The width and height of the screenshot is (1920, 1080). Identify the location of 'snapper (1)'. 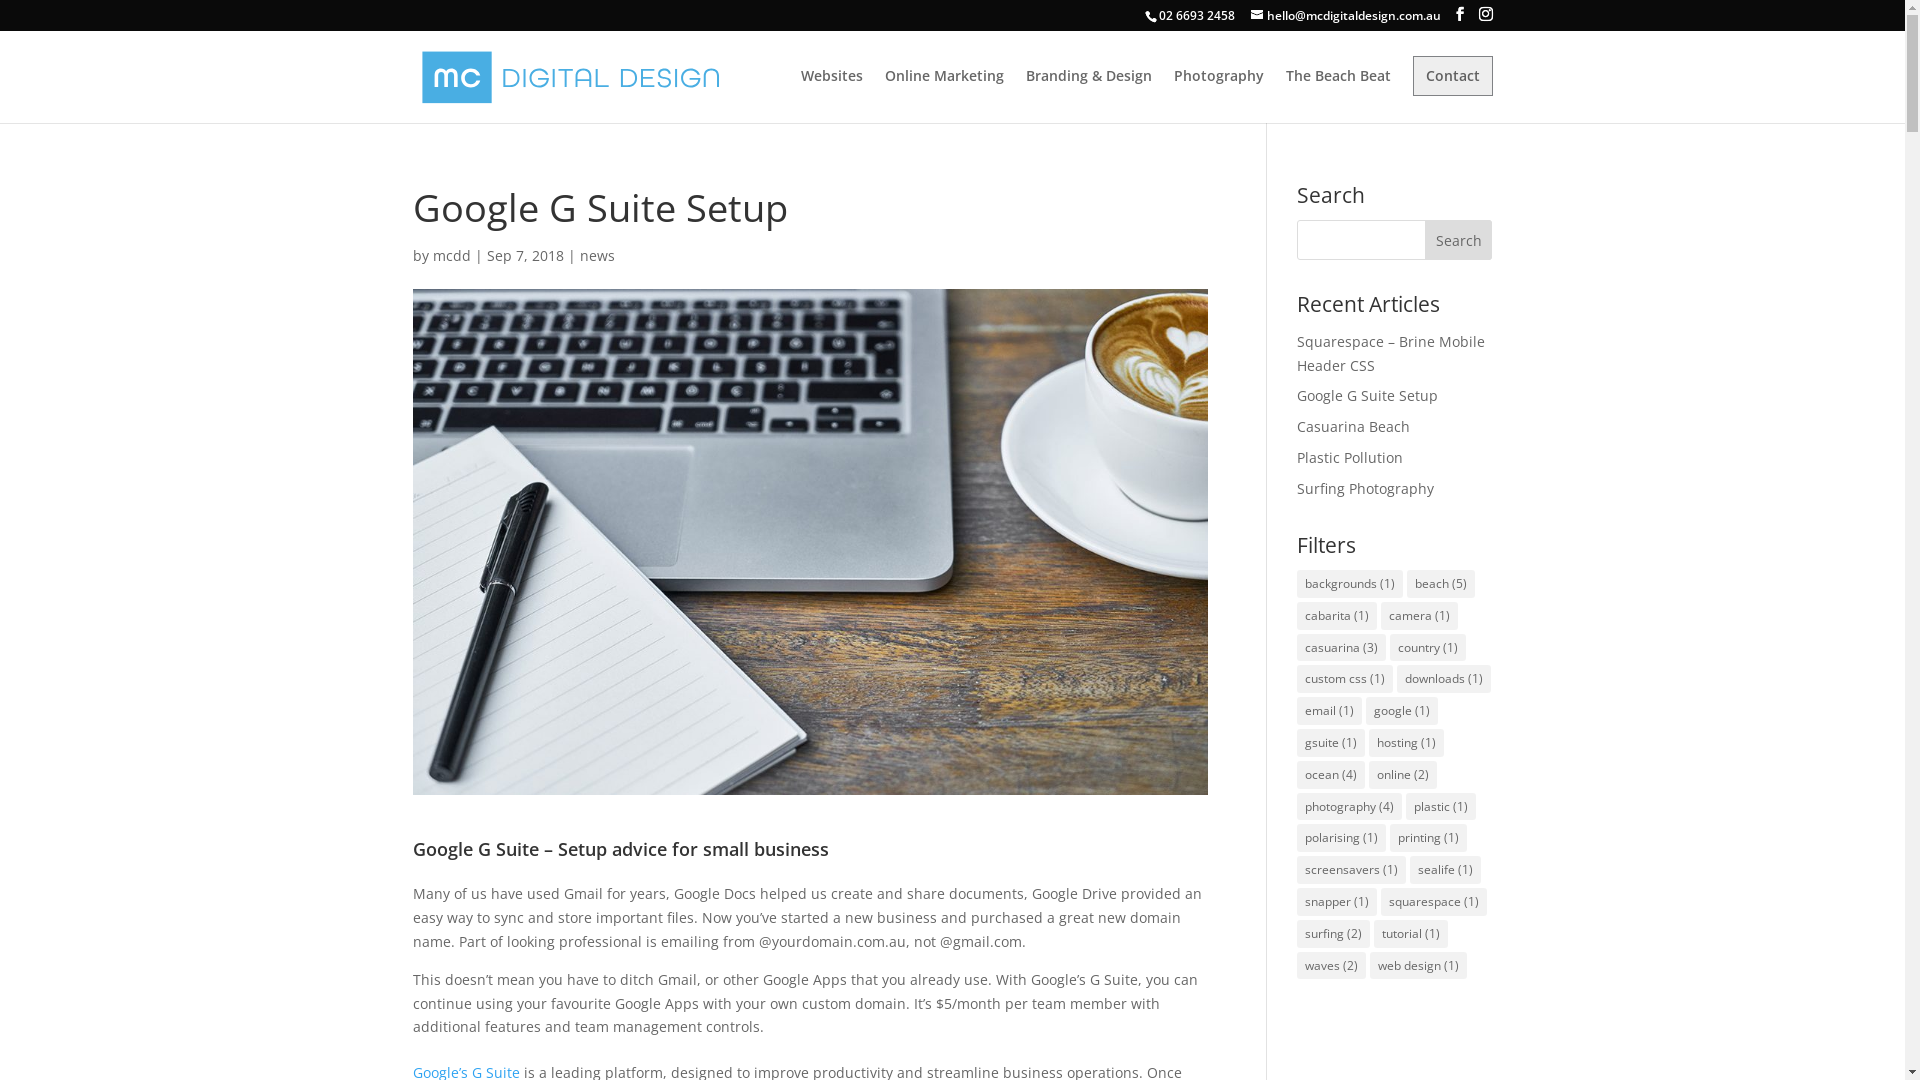
(1337, 902).